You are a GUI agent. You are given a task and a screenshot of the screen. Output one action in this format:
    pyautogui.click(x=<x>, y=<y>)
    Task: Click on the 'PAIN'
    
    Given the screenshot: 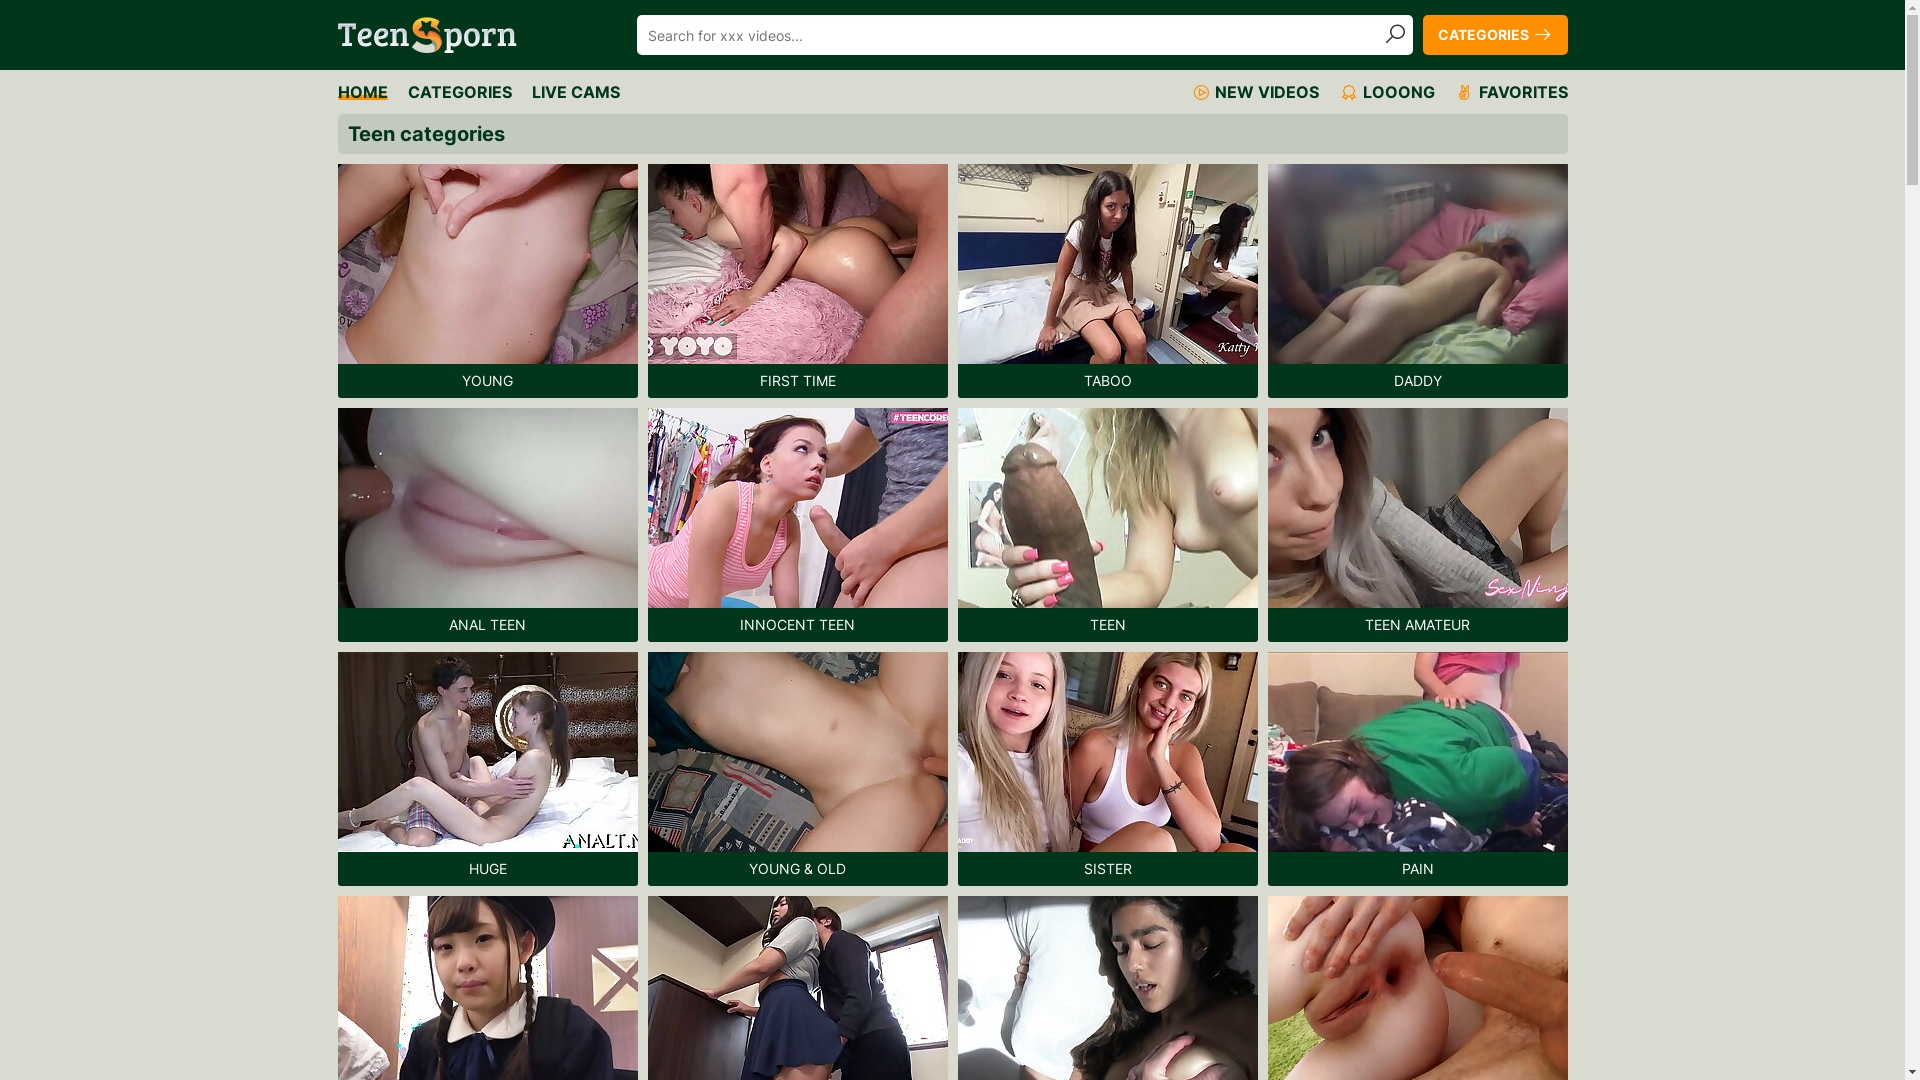 What is the action you would take?
    pyautogui.click(x=1416, y=767)
    